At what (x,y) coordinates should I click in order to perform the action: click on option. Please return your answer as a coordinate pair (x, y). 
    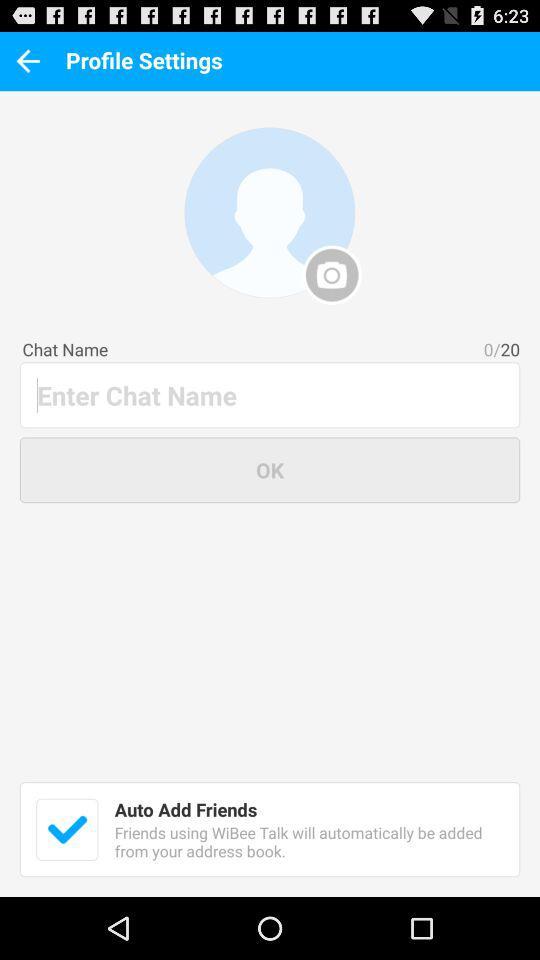
    Looking at the image, I should click on (67, 829).